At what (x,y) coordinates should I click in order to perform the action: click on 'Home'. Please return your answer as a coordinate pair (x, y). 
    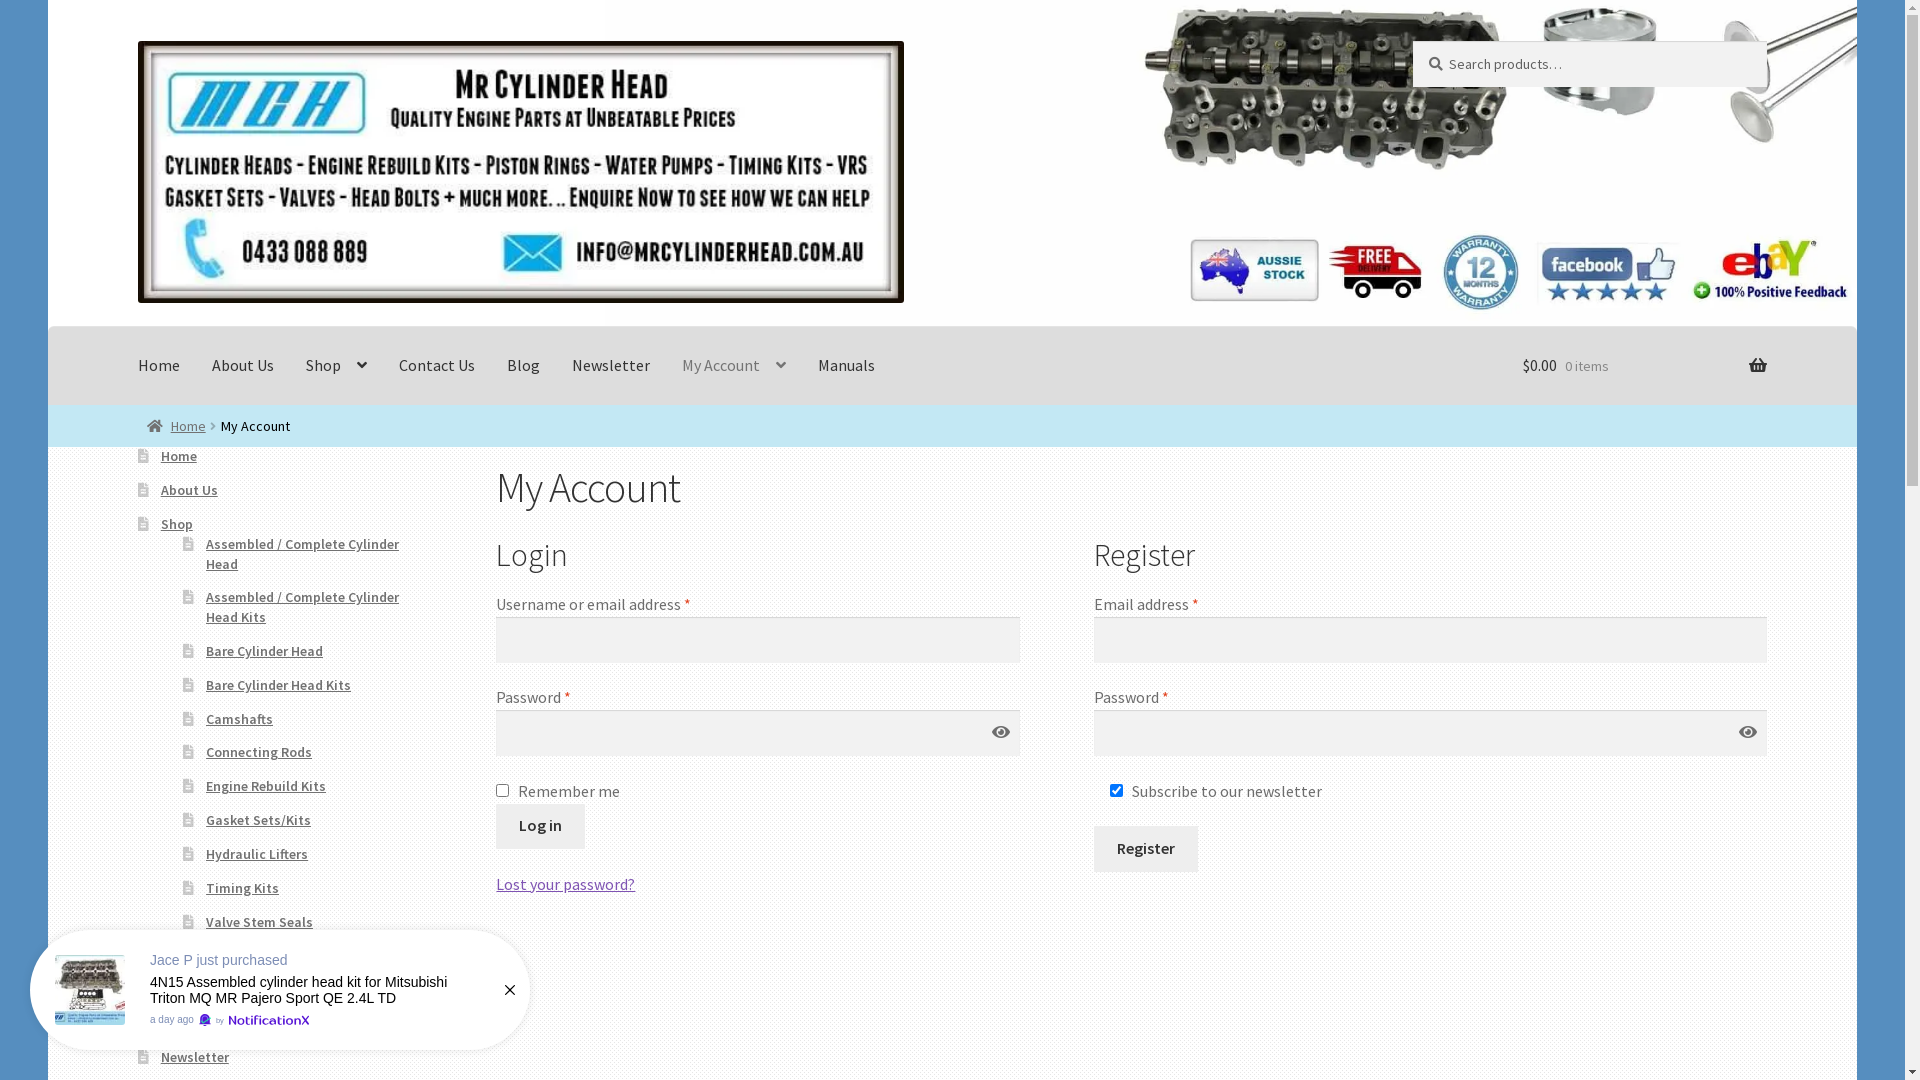
    Looking at the image, I should click on (157, 365).